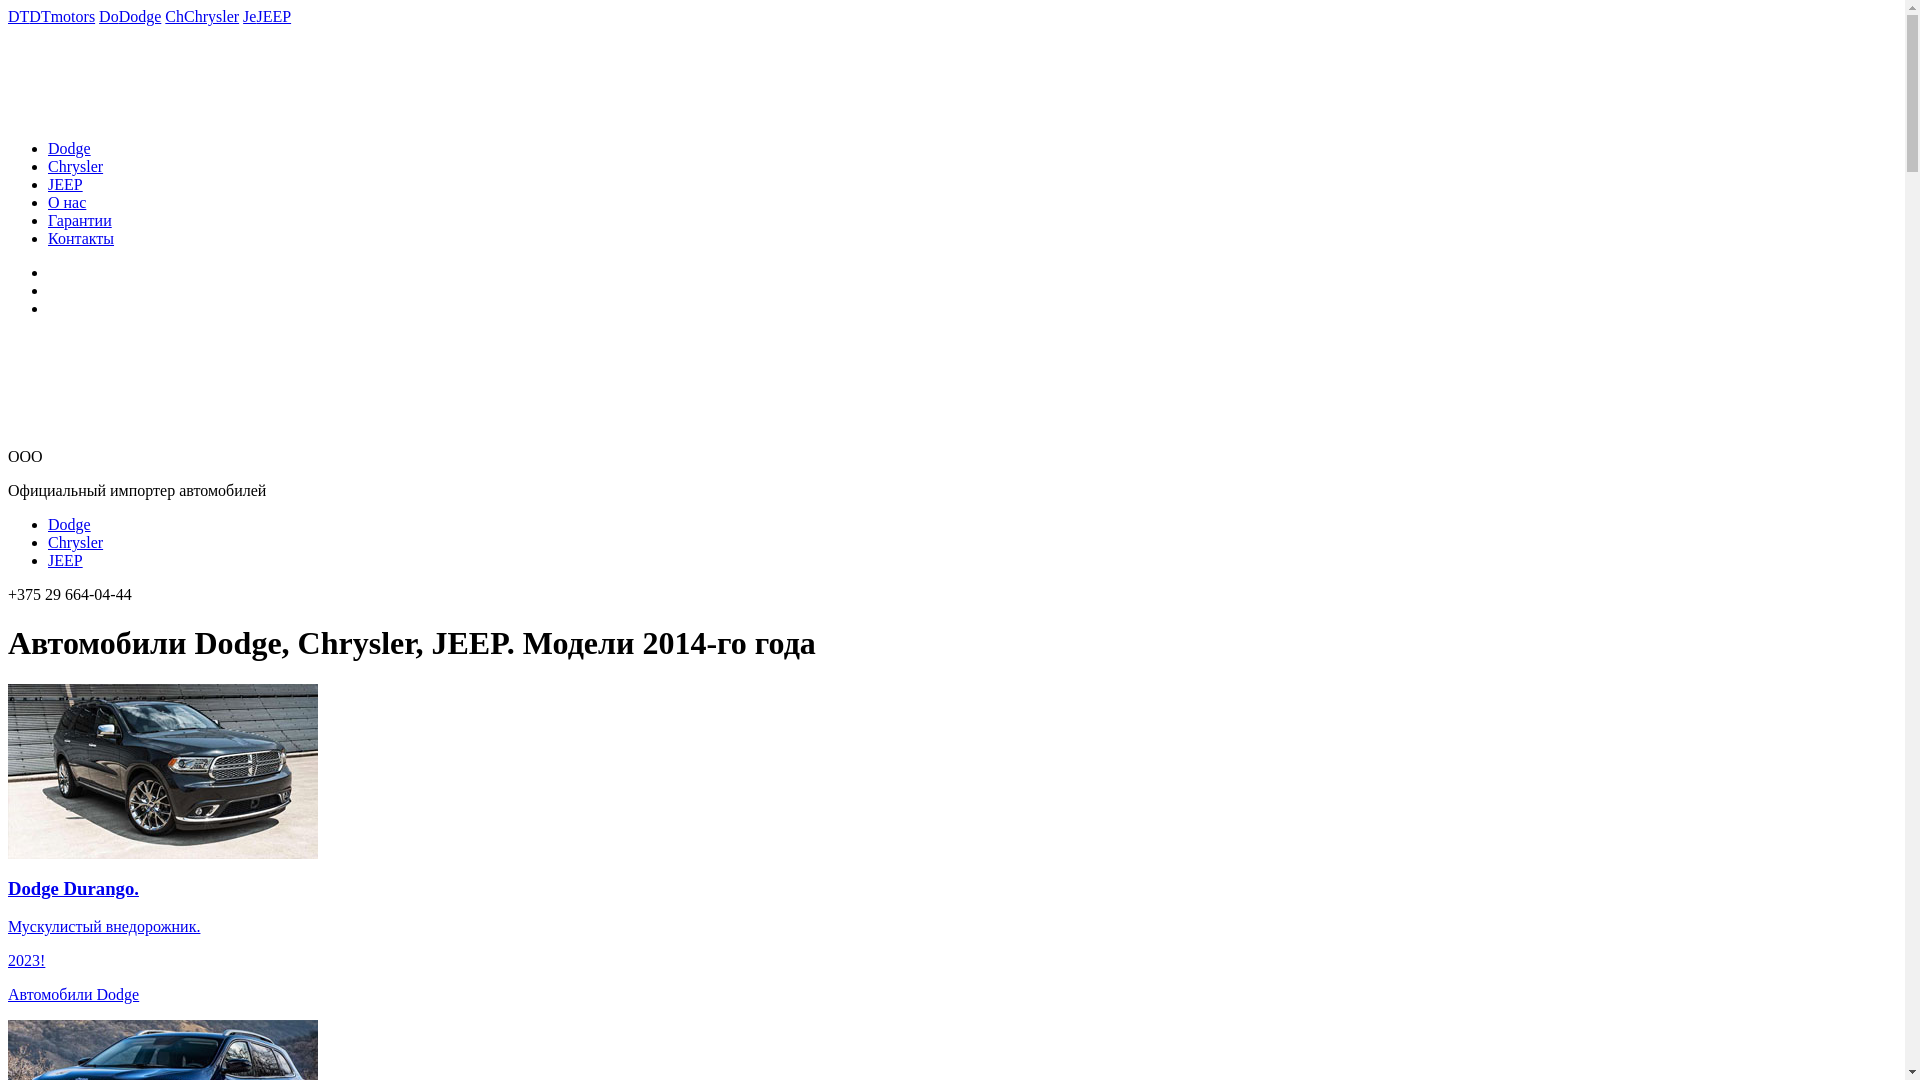 This screenshot has height=1080, width=1920. I want to click on 'DoDodge', so click(128, 16).